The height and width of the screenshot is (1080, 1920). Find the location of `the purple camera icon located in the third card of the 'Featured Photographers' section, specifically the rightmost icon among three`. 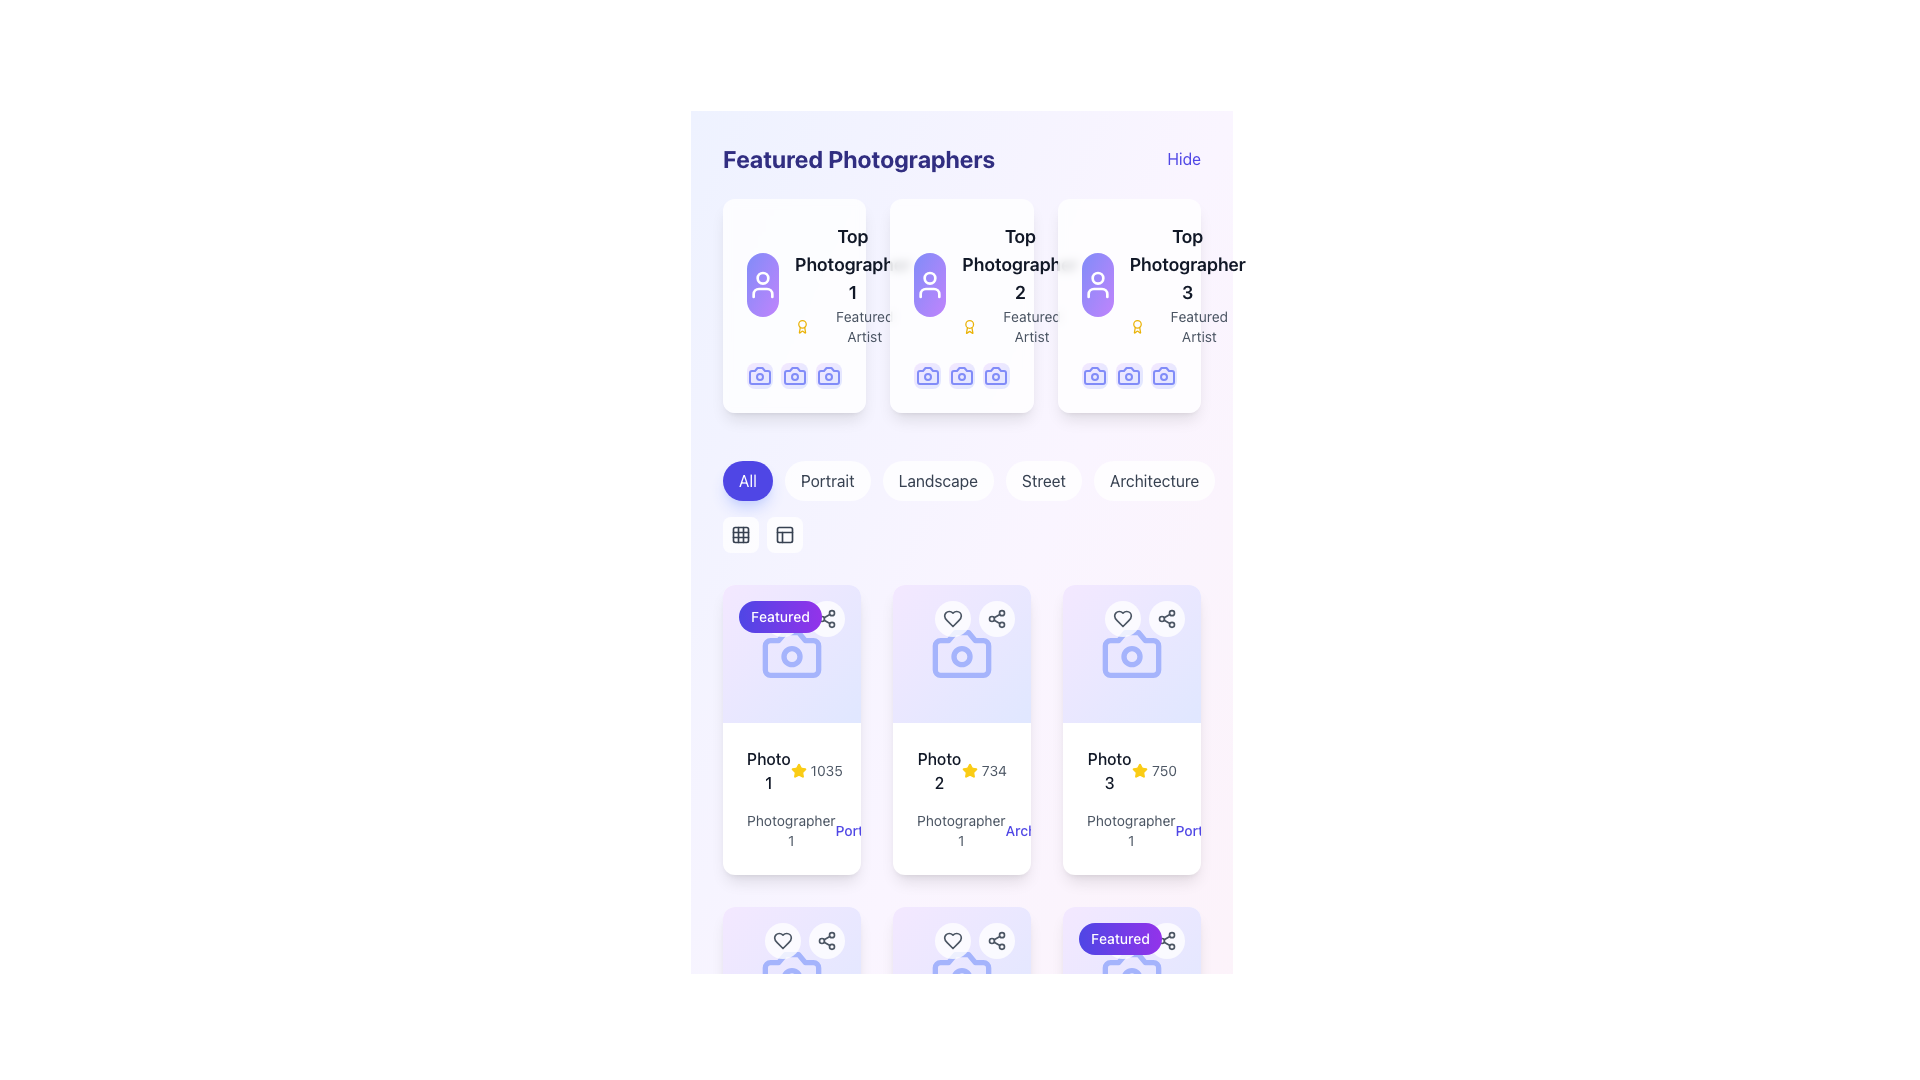

the purple camera icon located in the third card of the 'Featured Photographers' section, specifically the rightmost icon among three is located at coordinates (1163, 376).